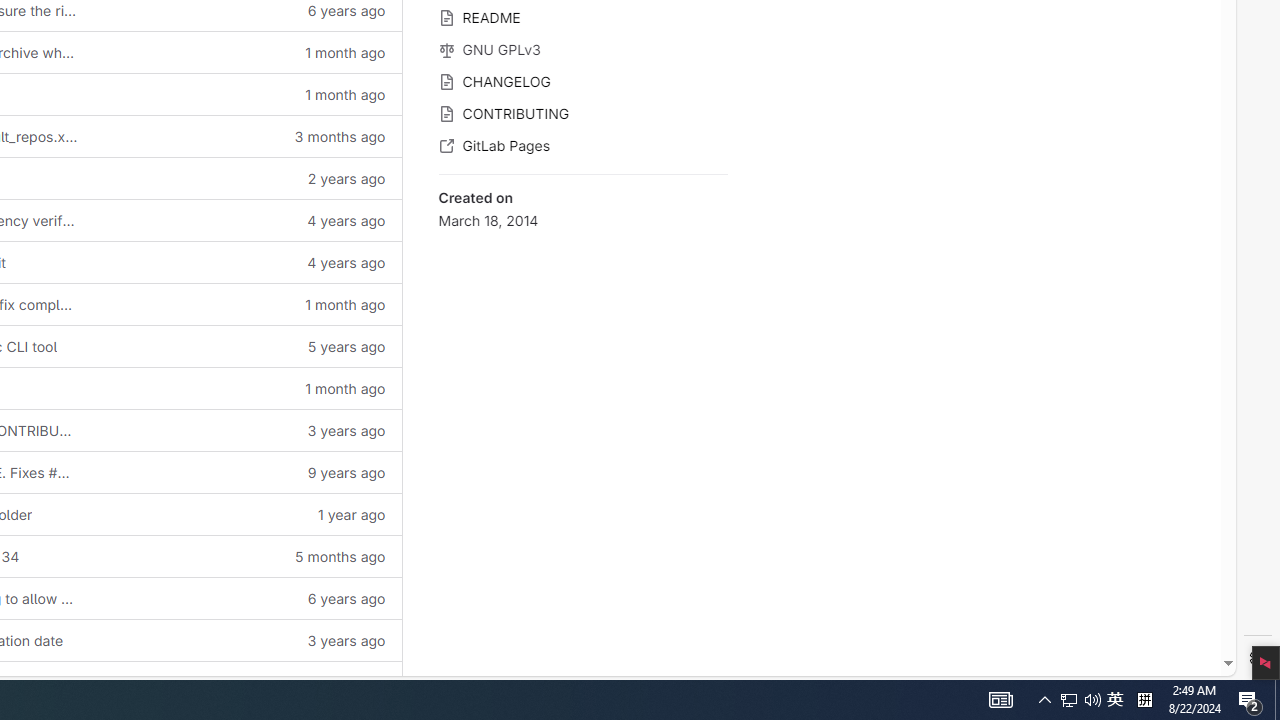 The image size is (1280, 720). What do you see at coordinates (582, 143) in the screenshot?
I see `'GitLab Pages'` at bounding box center [582, 143].